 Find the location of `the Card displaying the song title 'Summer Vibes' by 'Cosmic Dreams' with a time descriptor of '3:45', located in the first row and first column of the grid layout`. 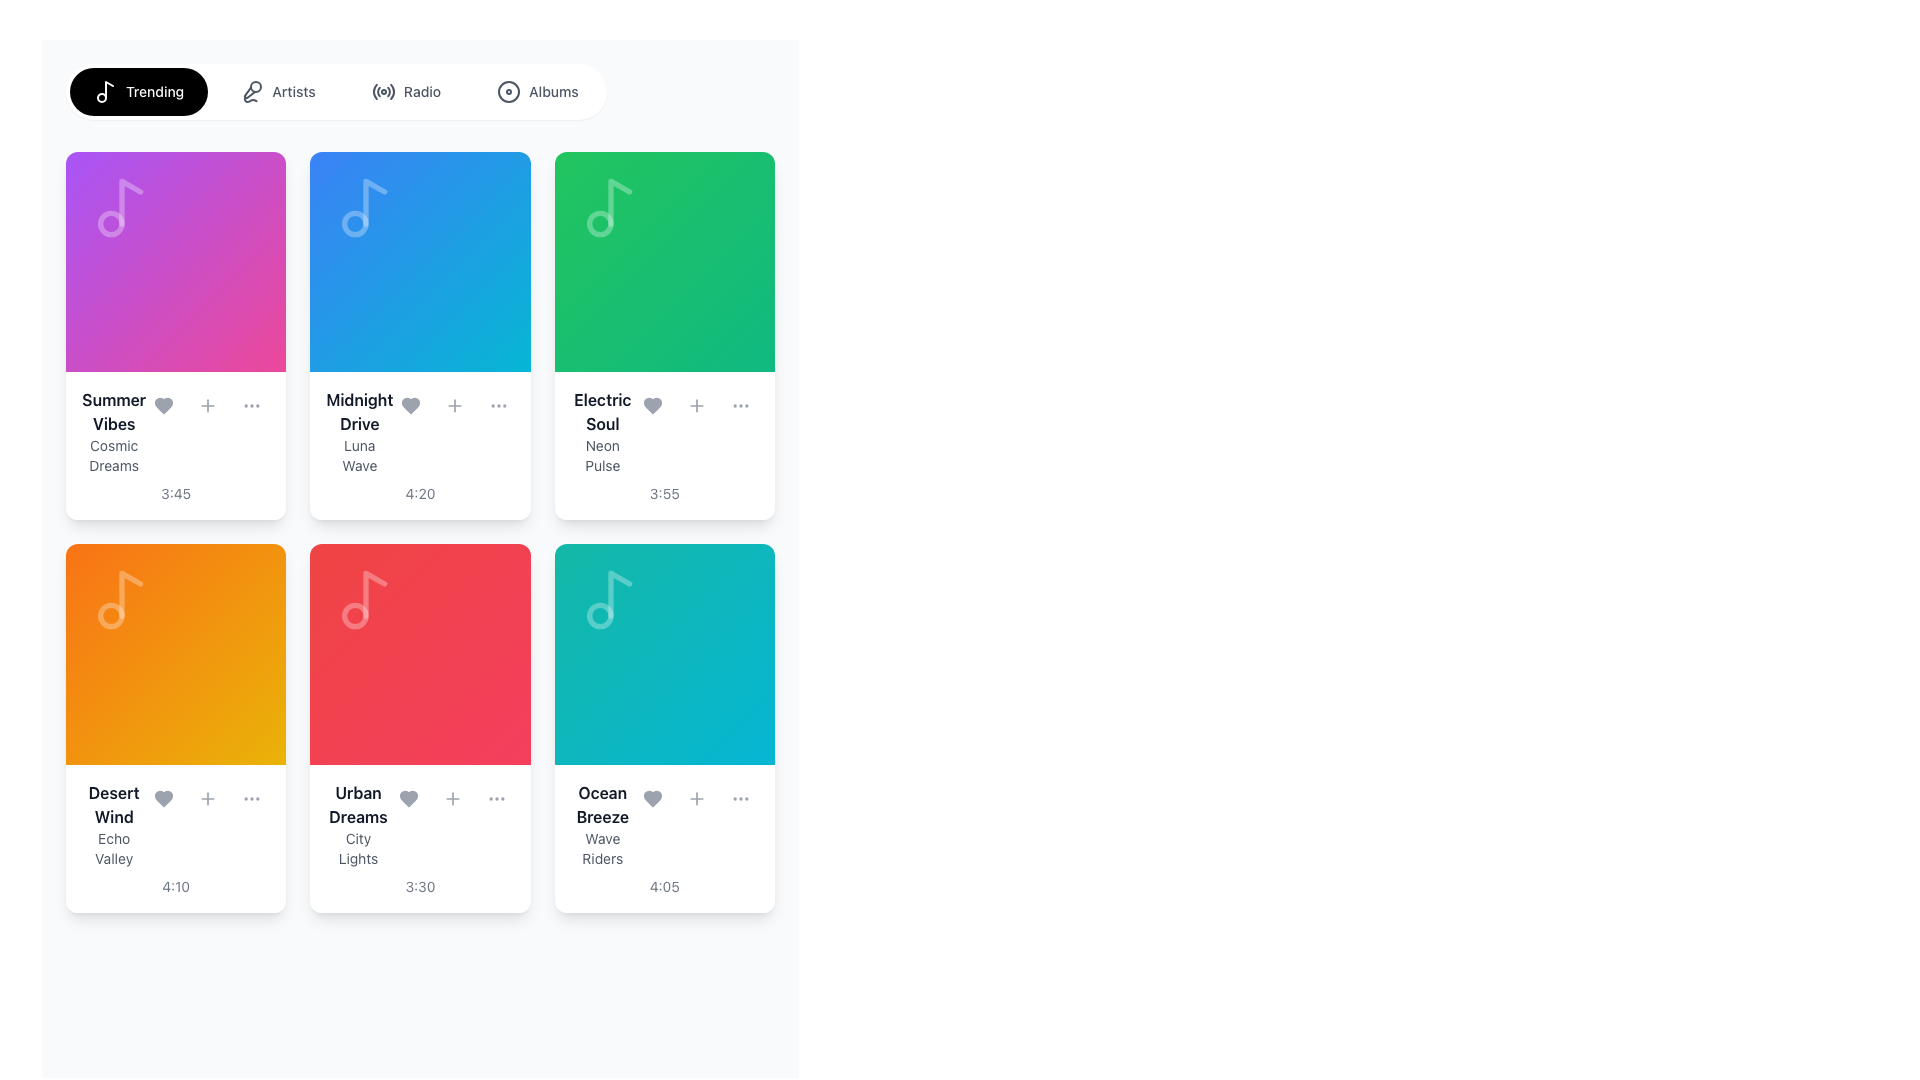

the Card displaying the song title 'Summer Vibes' by 'Cosmic Dreams' with a time descriptor of '3:45', located in the first row and first column of the grid layout is located at coordinates (176, 445).